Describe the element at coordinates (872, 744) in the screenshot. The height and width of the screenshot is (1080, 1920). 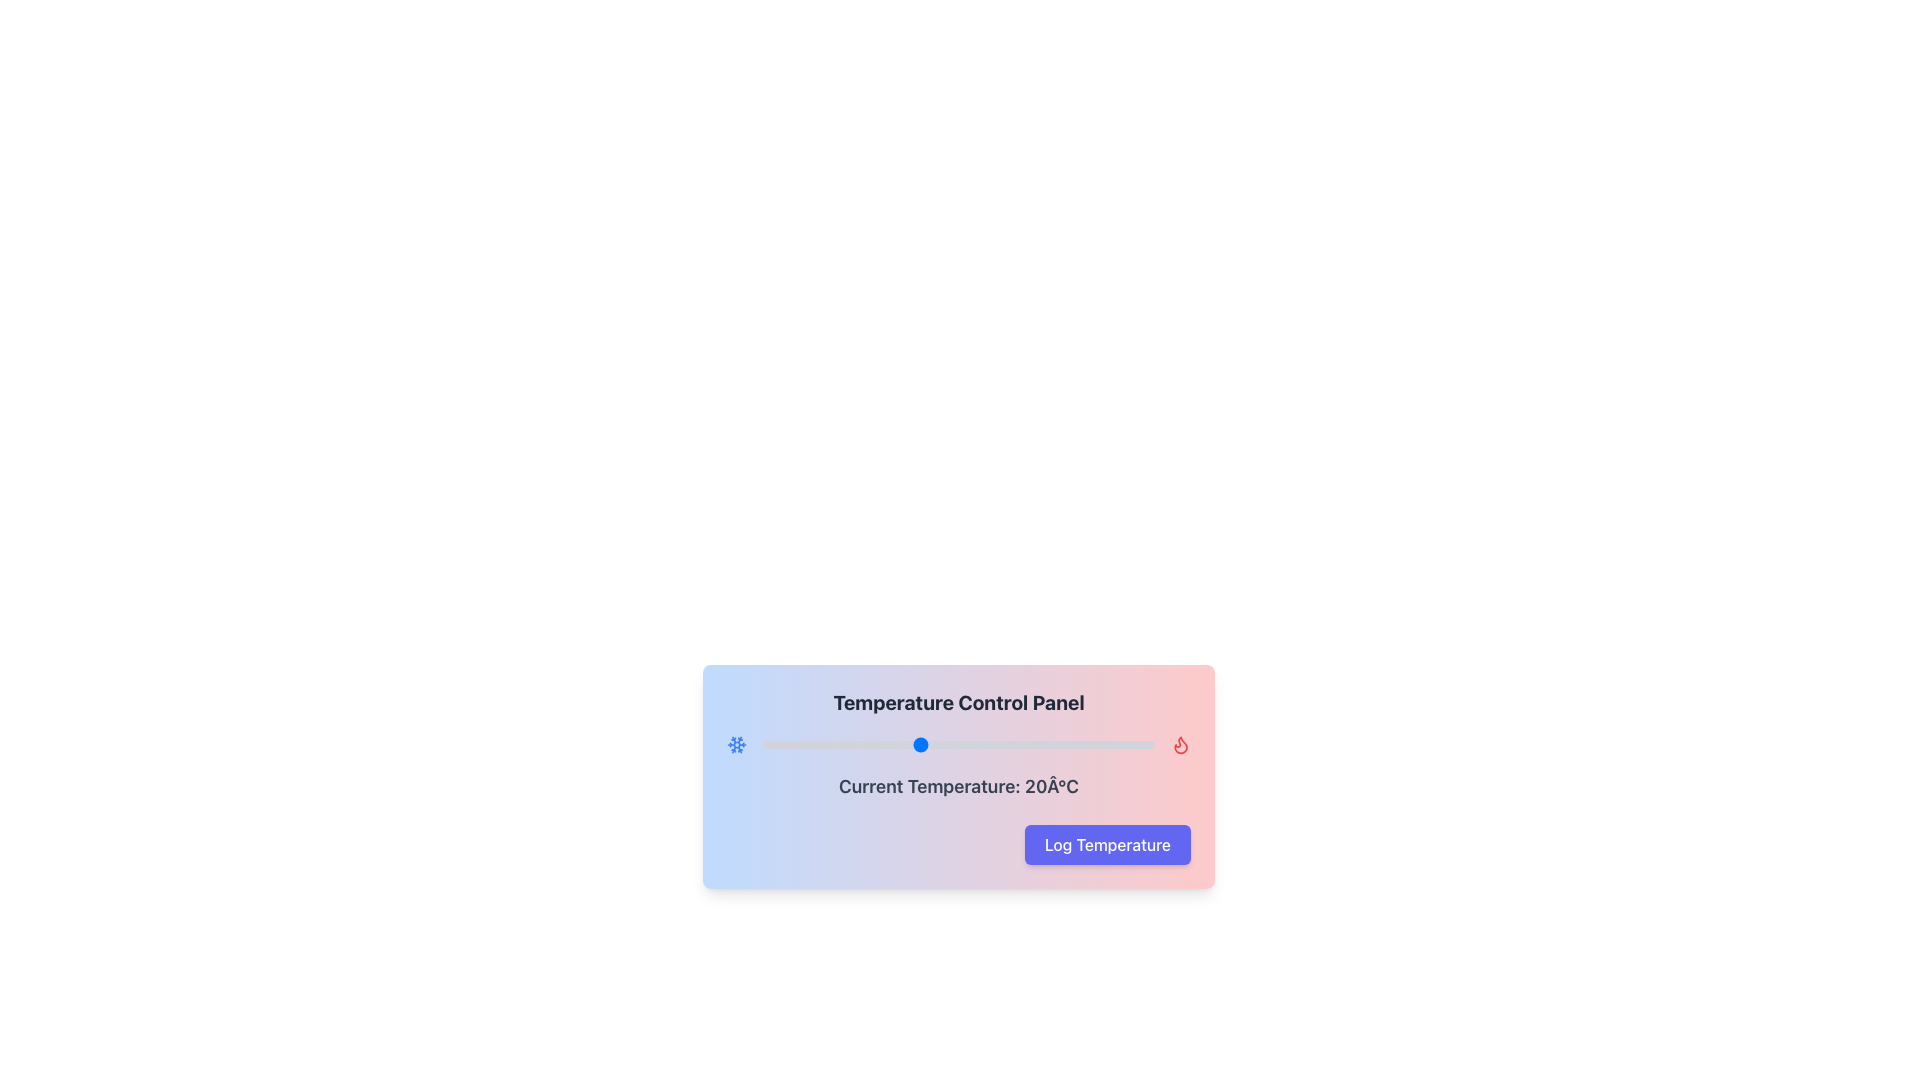
I see `the temperature slider` at that location.